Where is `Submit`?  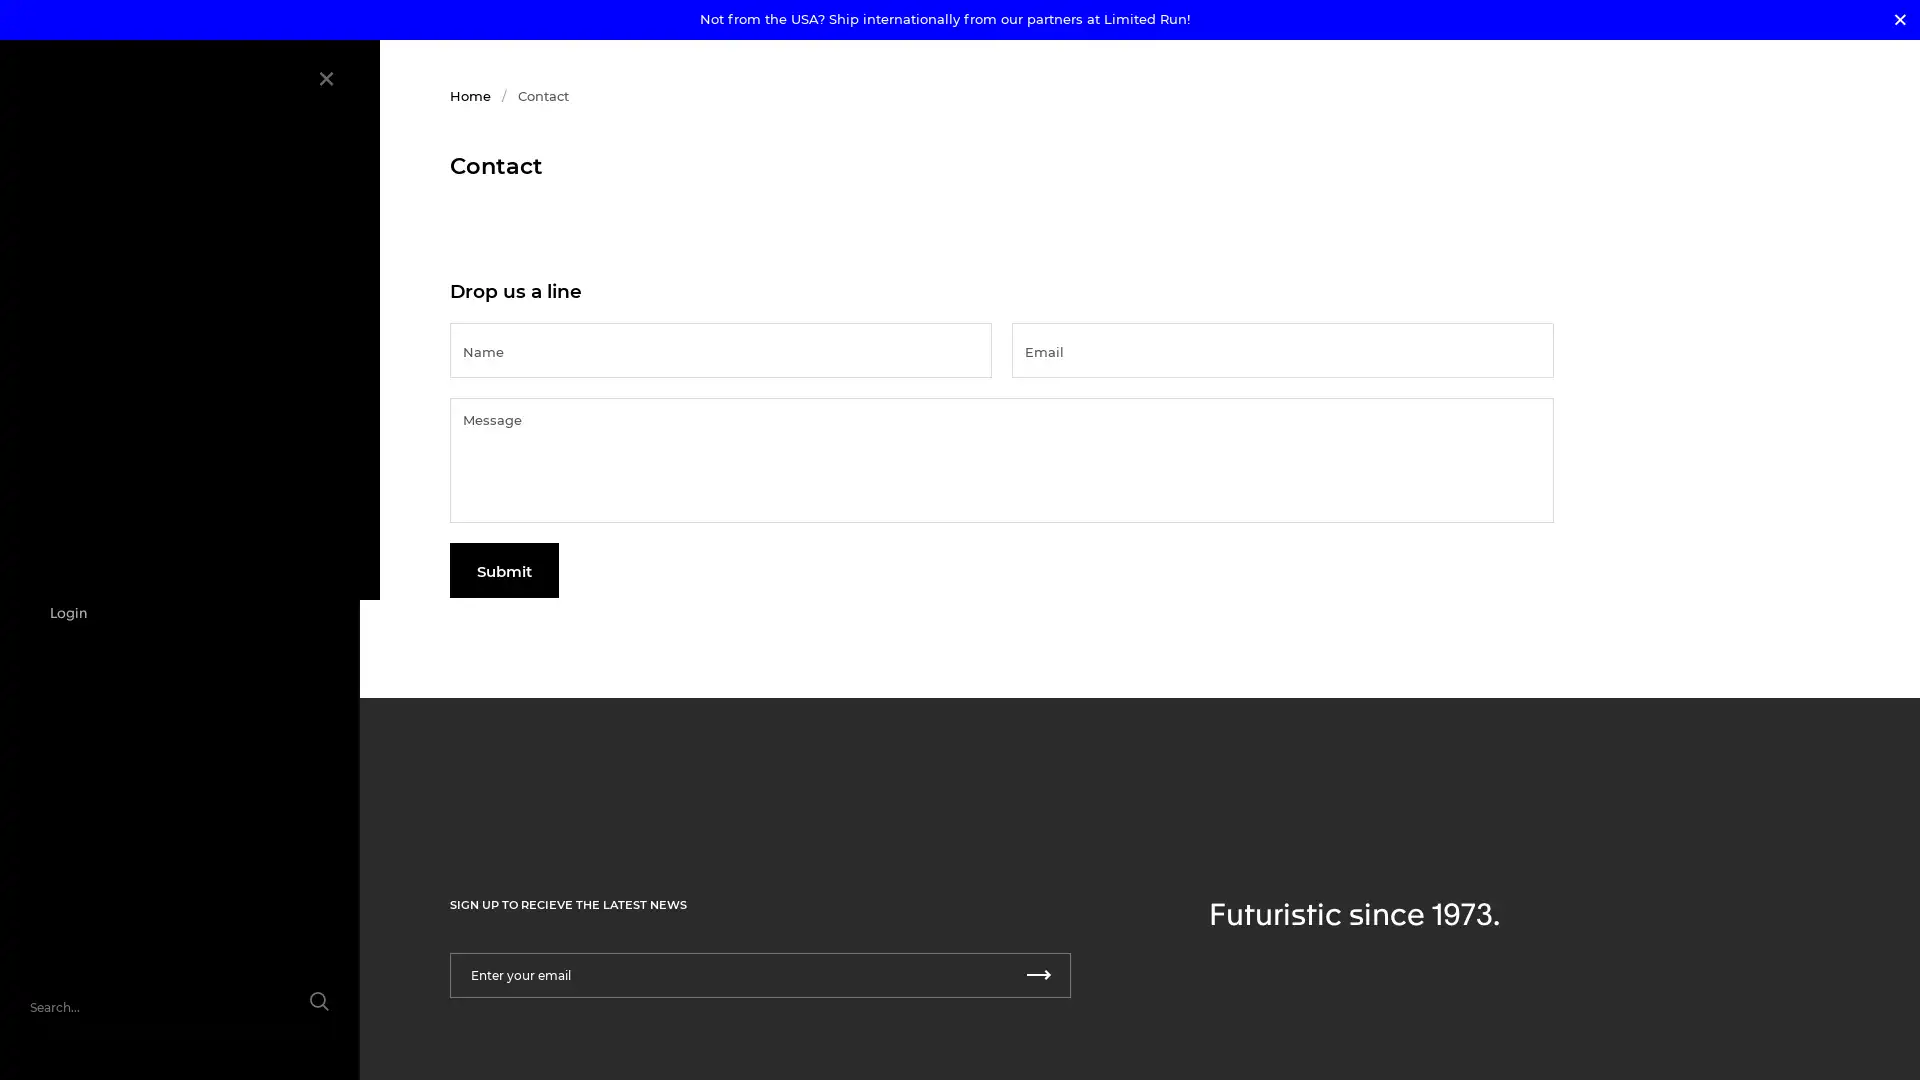
Submit is located at coordinates (1038, 974).